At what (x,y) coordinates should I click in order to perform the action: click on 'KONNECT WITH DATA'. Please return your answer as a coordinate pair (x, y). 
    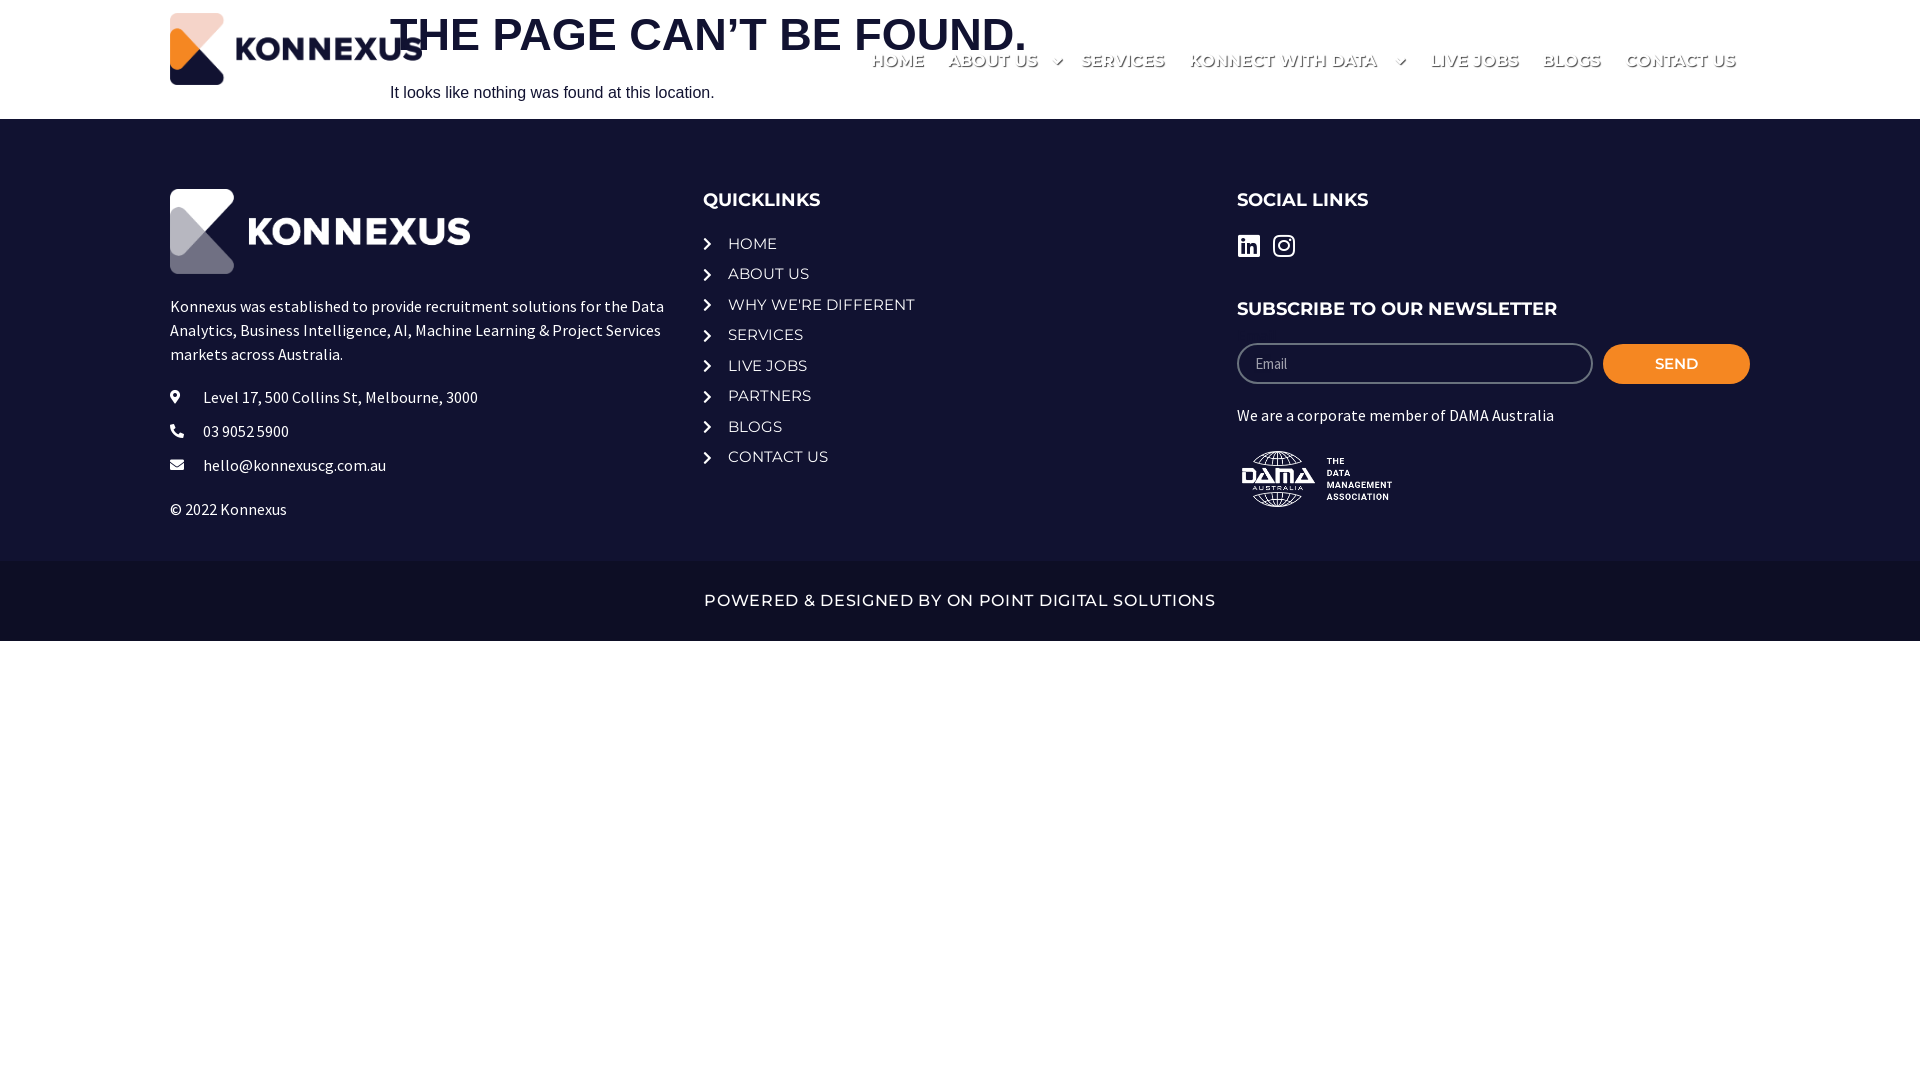
    Looking at the image, I should click on (1282, 60).